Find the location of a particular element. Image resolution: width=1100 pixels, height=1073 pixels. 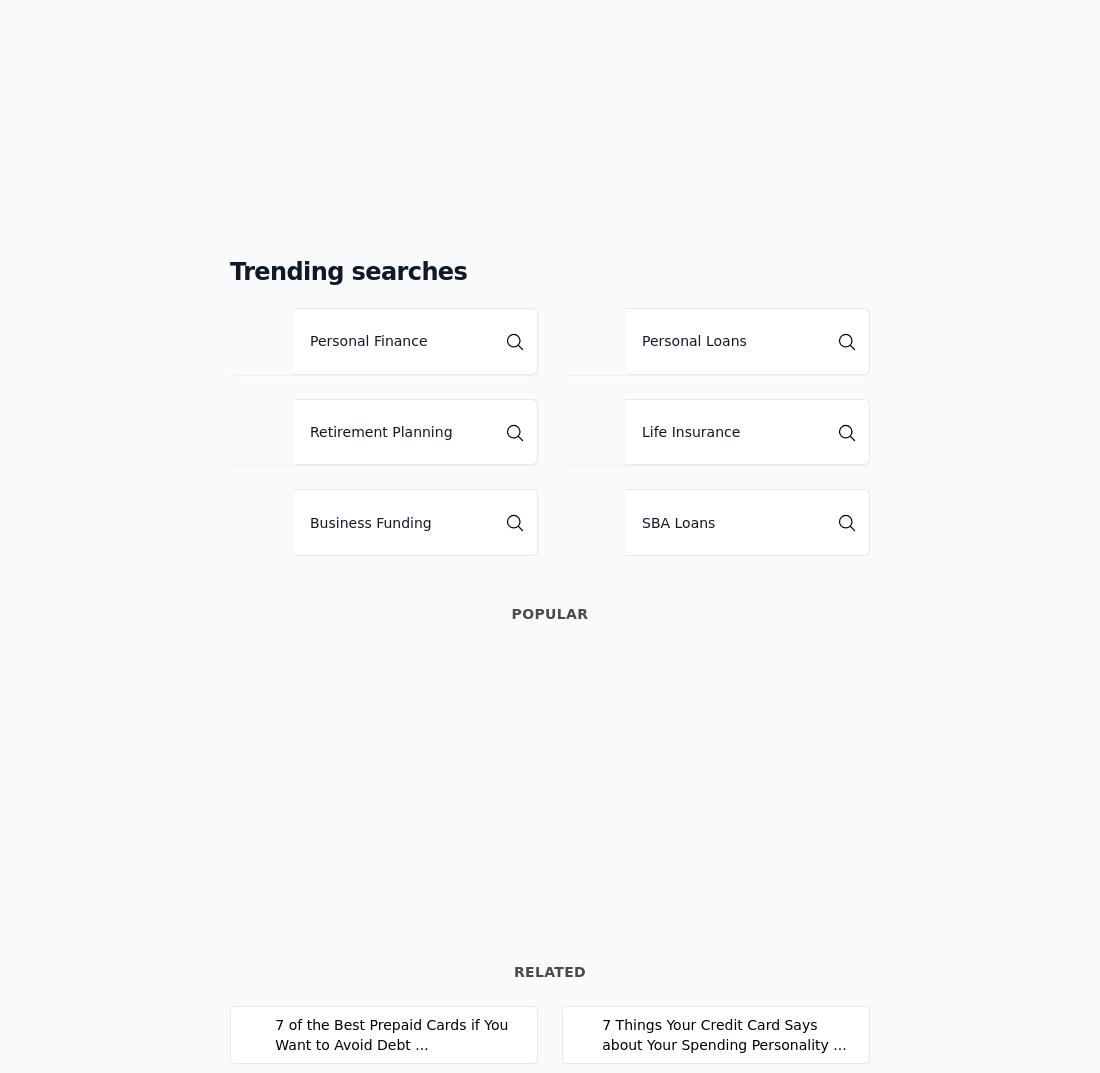

'Personal Loans' is located at coordinates (692, 340).